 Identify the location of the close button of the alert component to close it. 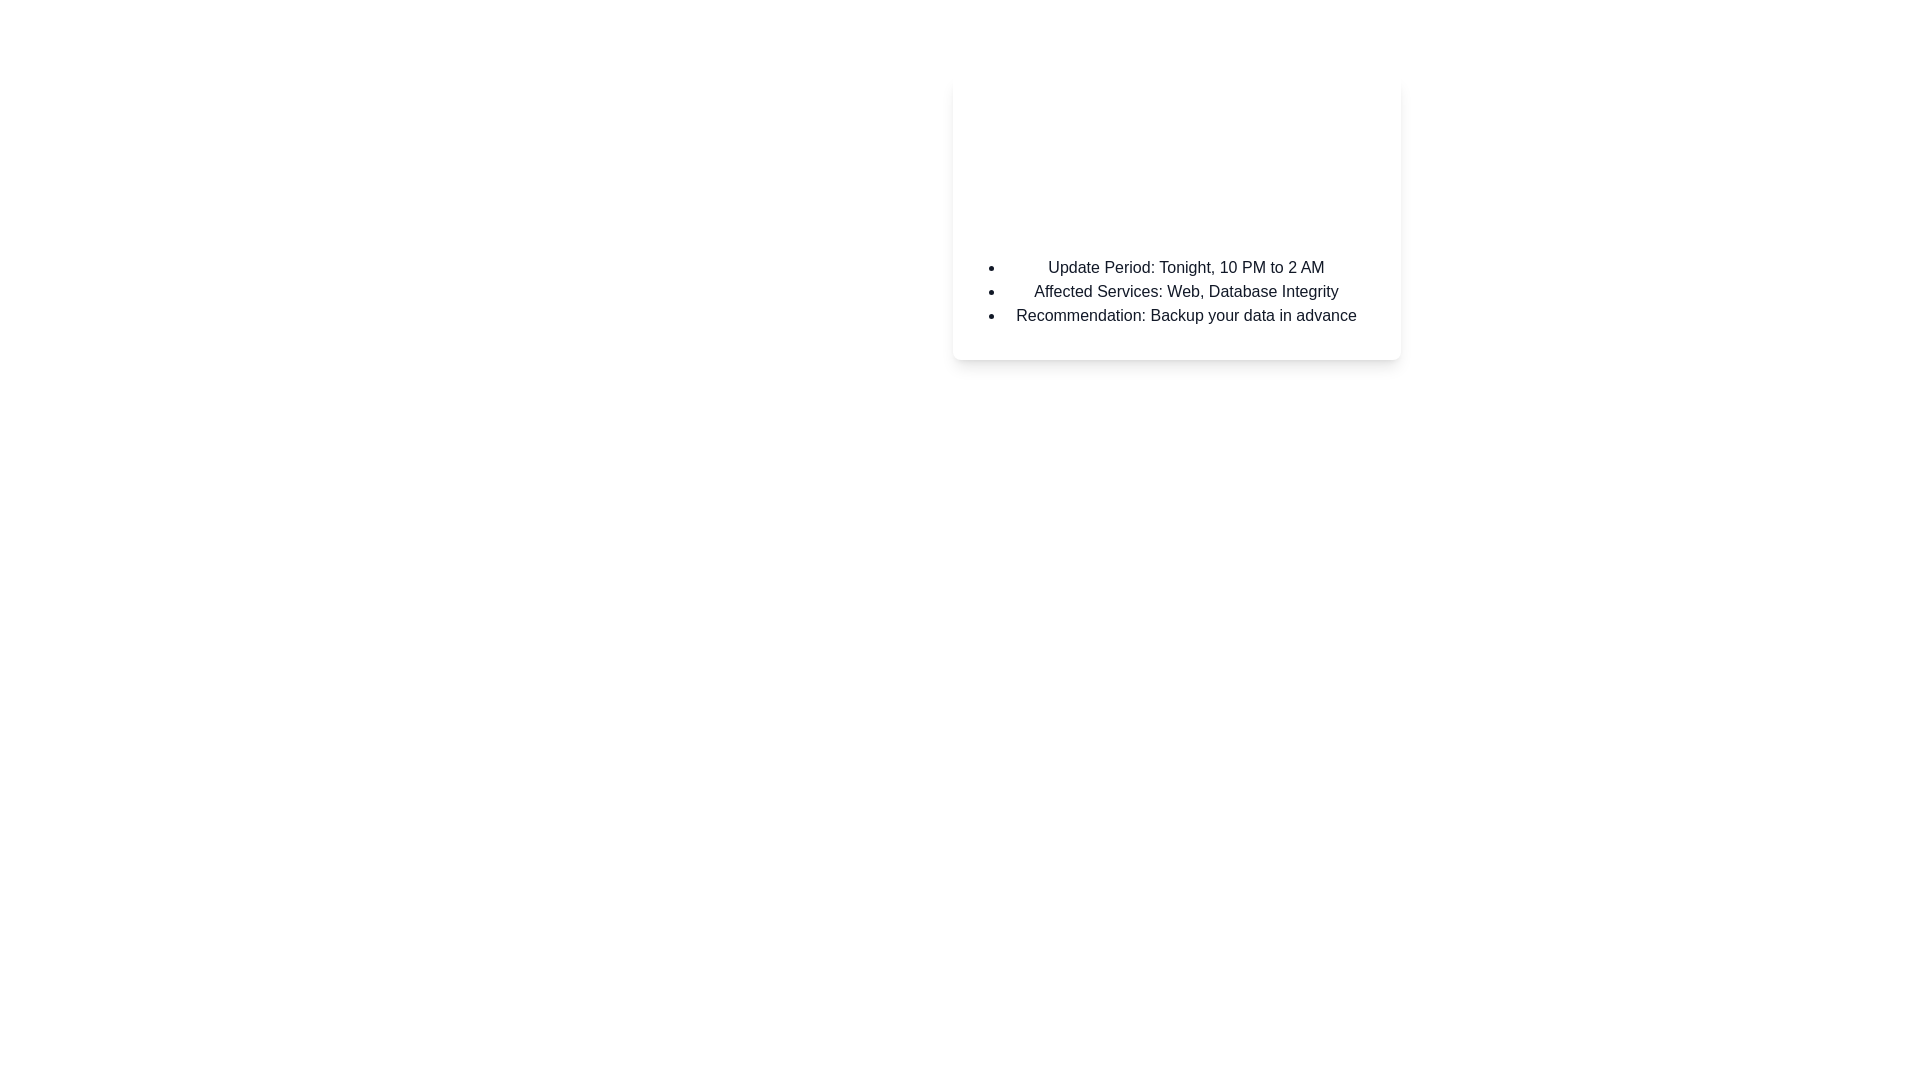
(1373, 104).